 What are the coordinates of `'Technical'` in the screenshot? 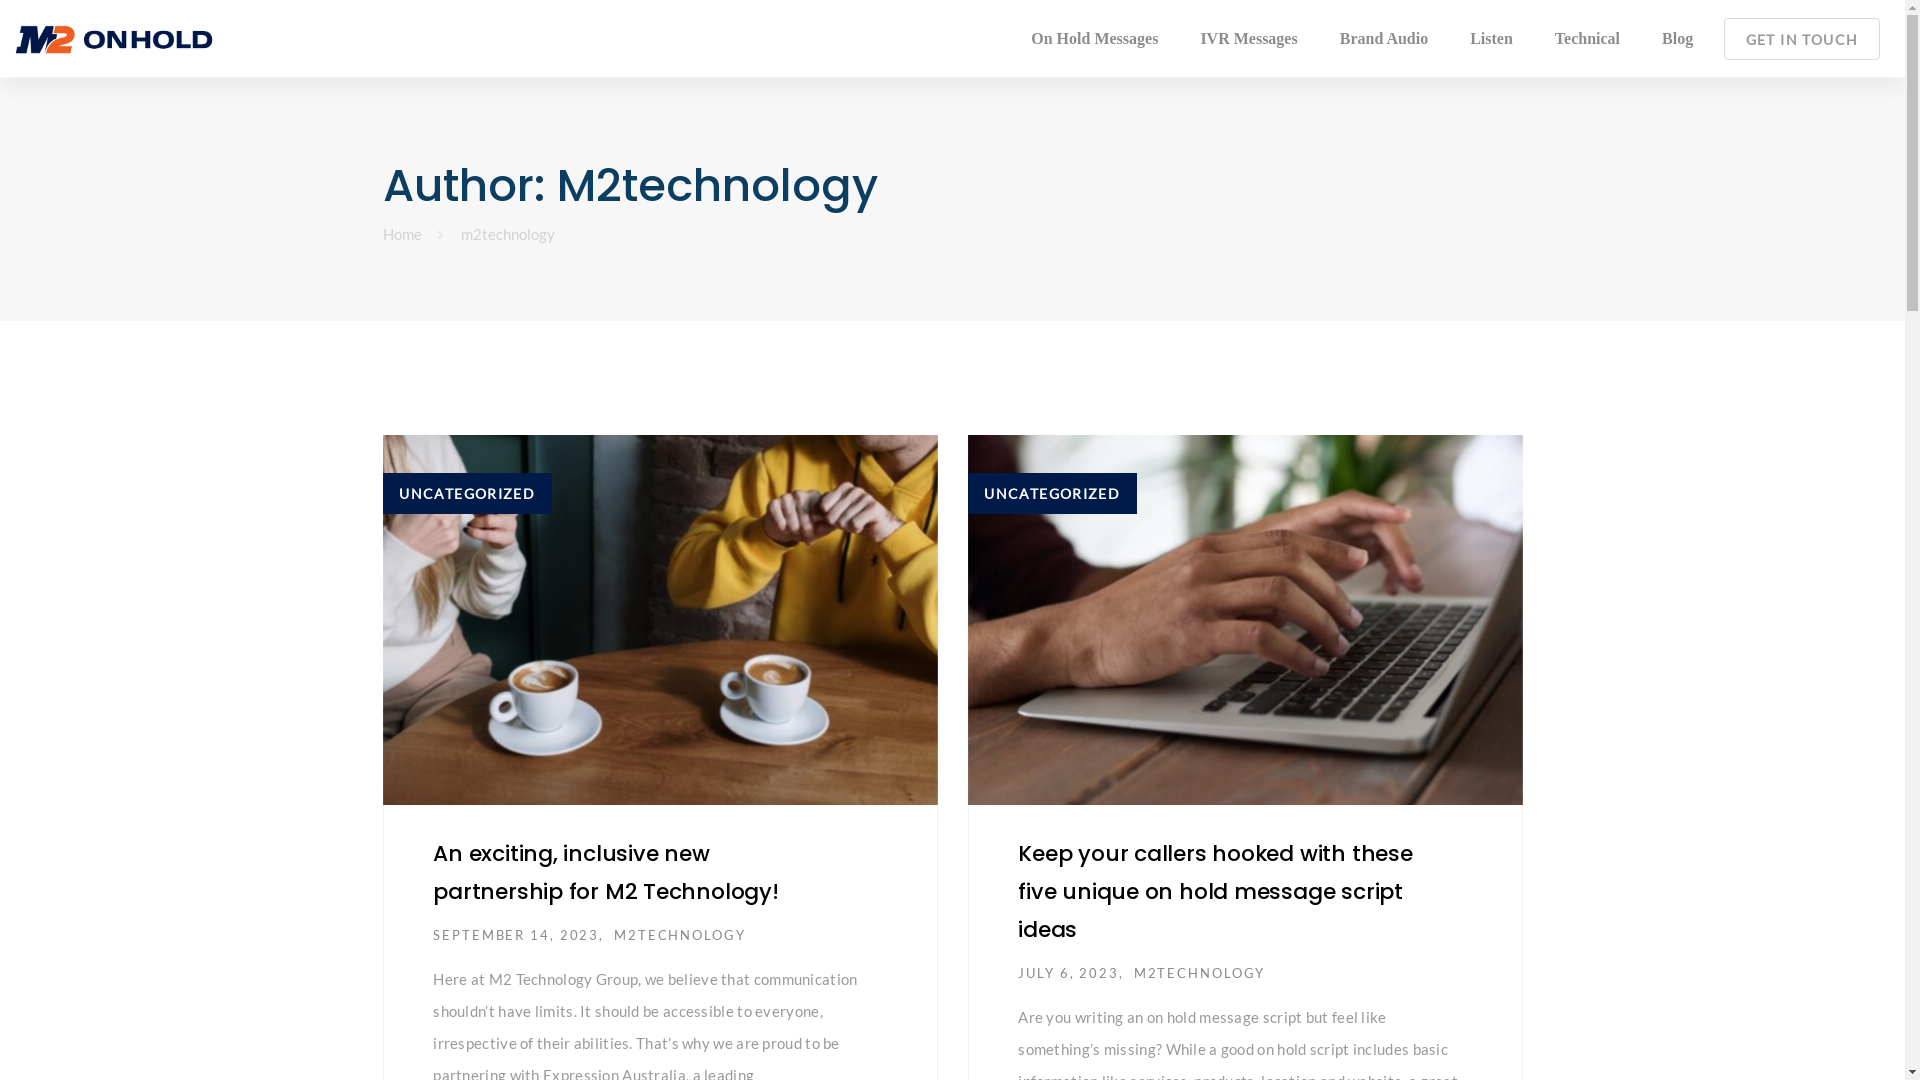 It's located at (1554, 38).